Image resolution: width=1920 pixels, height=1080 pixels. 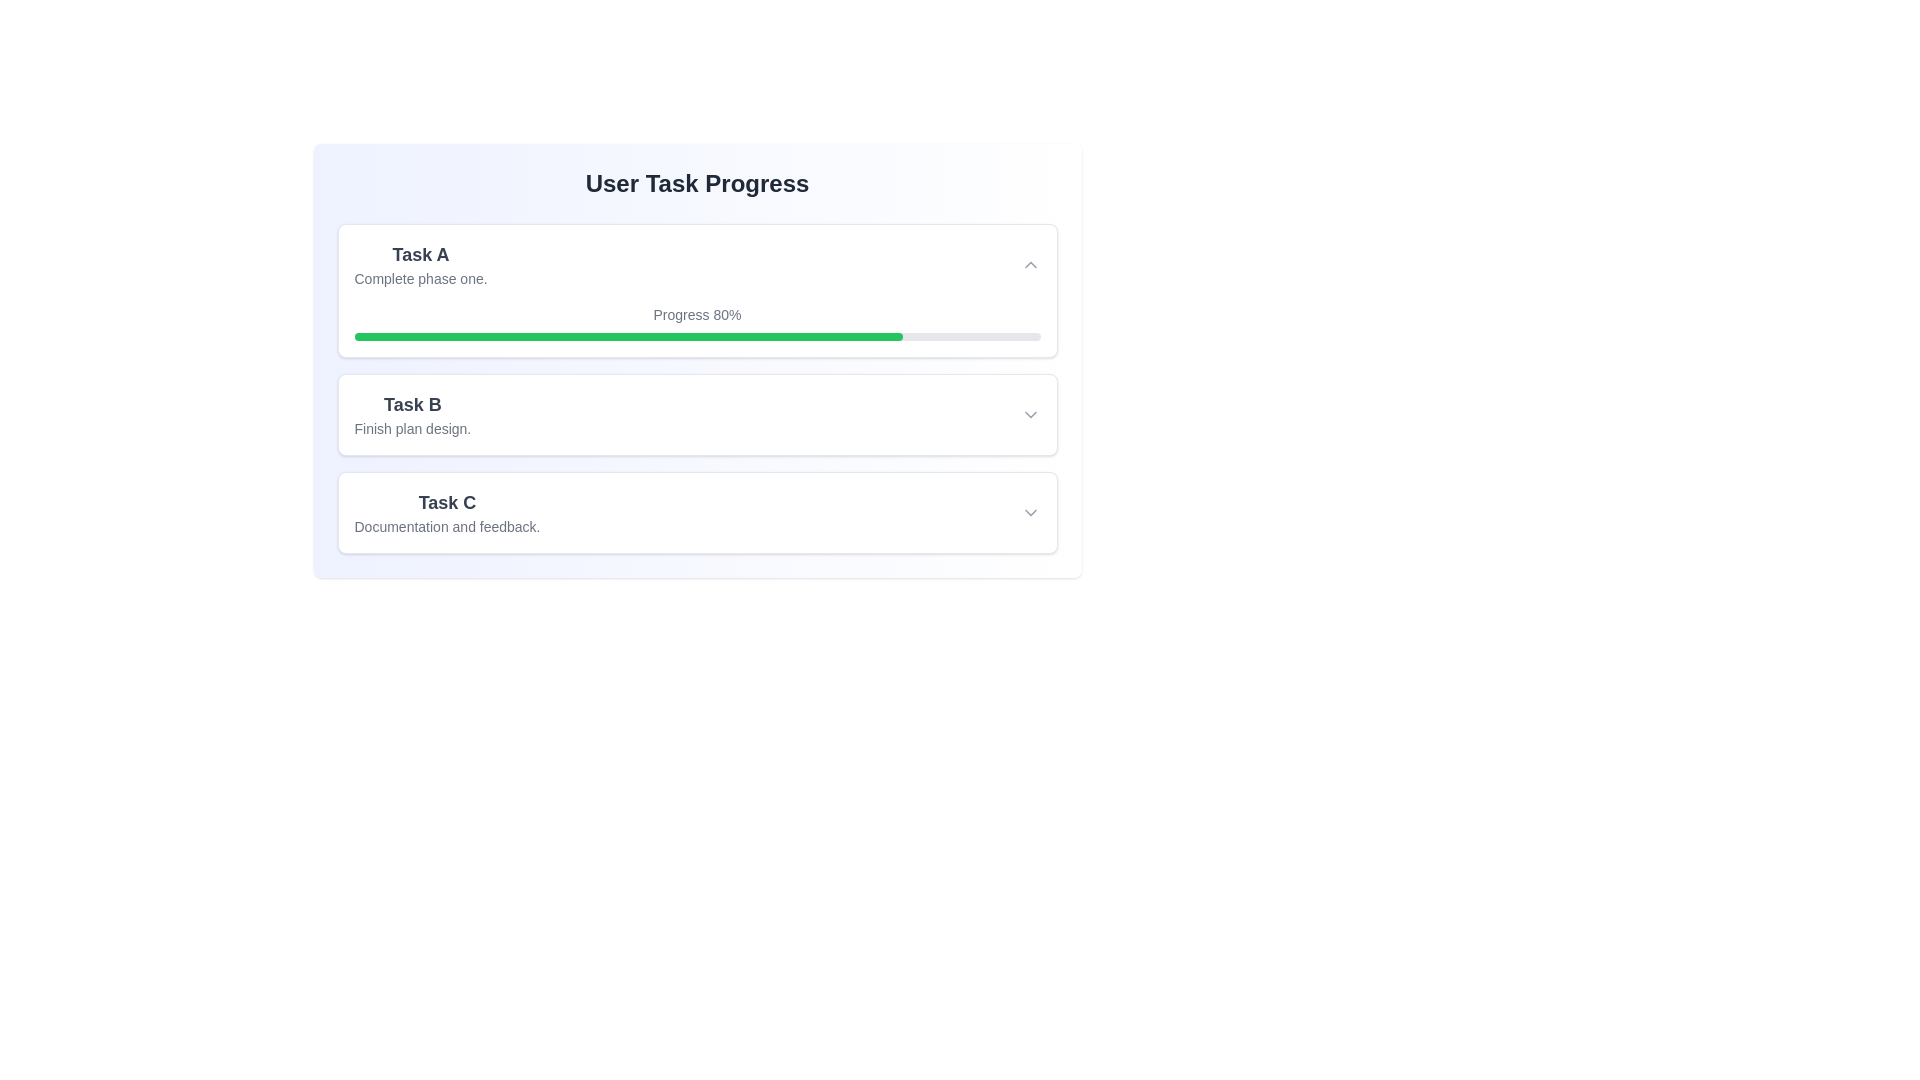 I want to click on the upward-pointing triangular icon button, which is styled in gray and changes to blue on hover, located at the top-right corner of the task card titled 'Task A.', so click(x=1030, y=264).